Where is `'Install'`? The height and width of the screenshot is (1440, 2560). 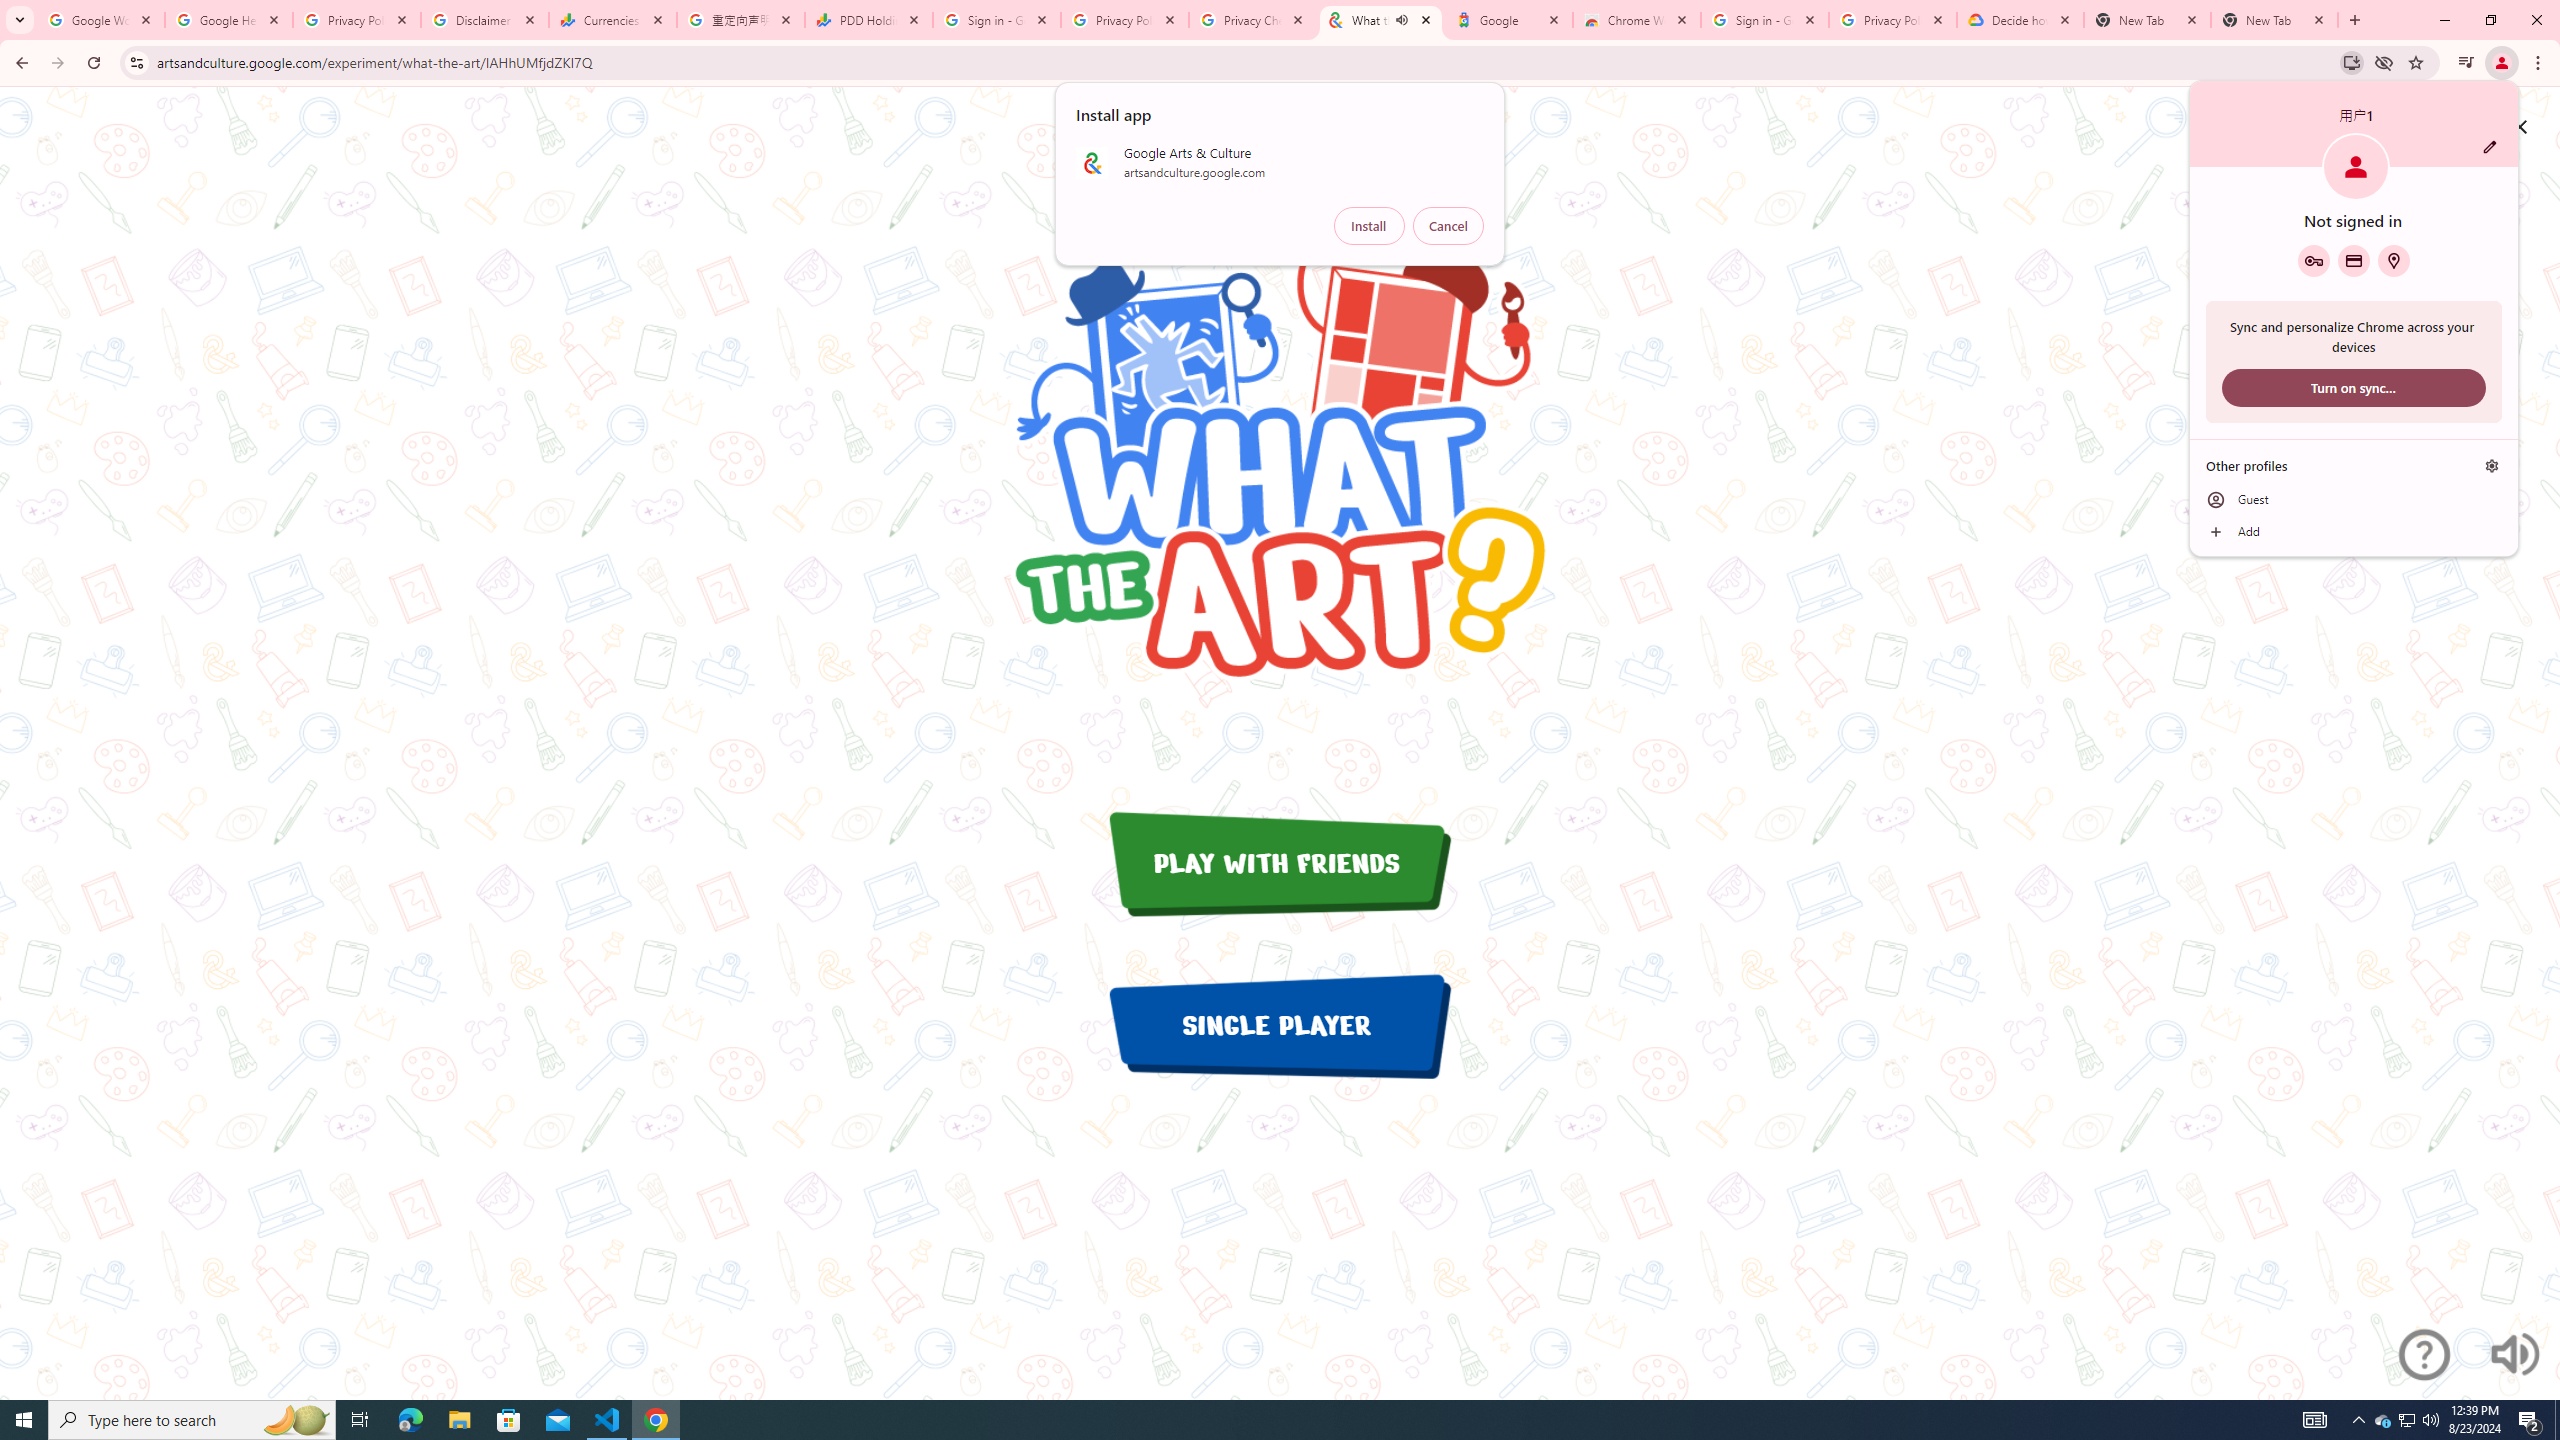
'Install' is located at coordinates (1369, 225).